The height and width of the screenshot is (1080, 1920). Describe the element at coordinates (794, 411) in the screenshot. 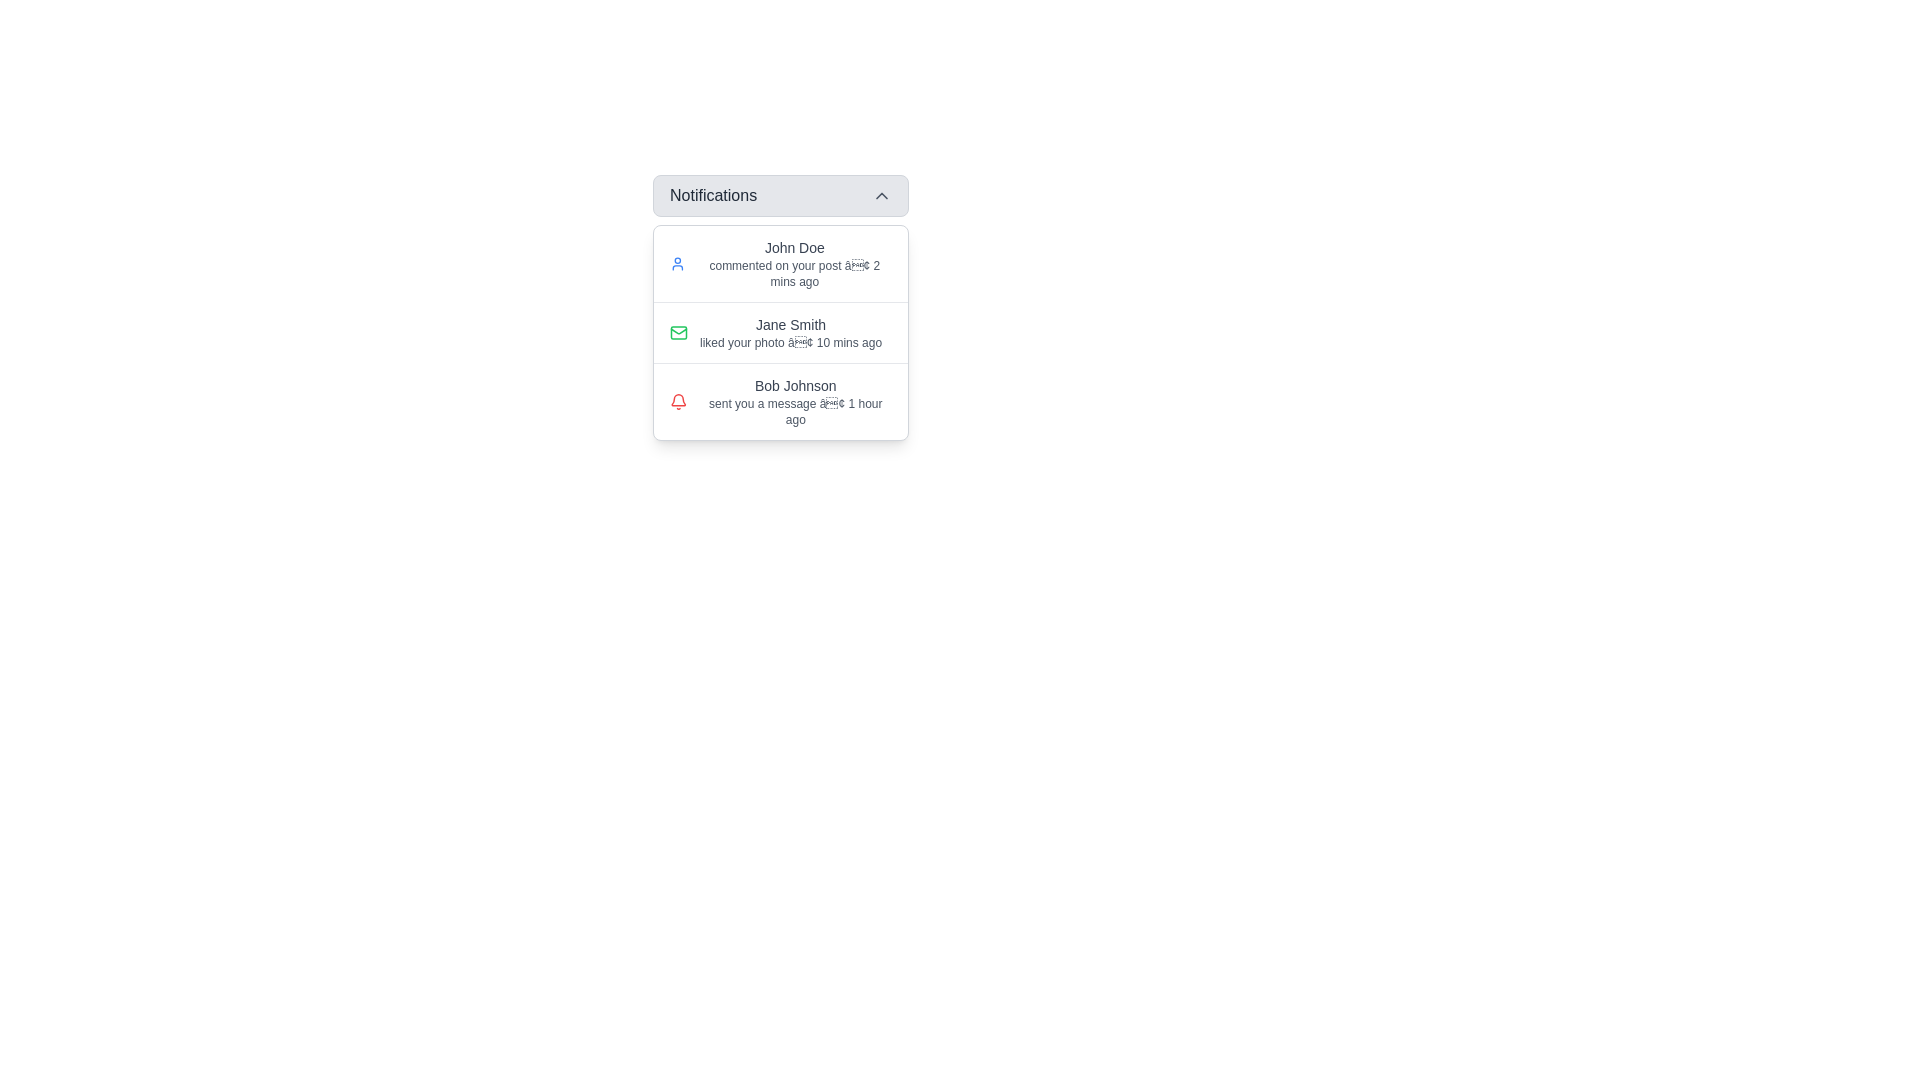

I see `text label displaying 'sent you a message • 1 hour ago' located under Bob Johnson's name in the notifications panel` at that location.